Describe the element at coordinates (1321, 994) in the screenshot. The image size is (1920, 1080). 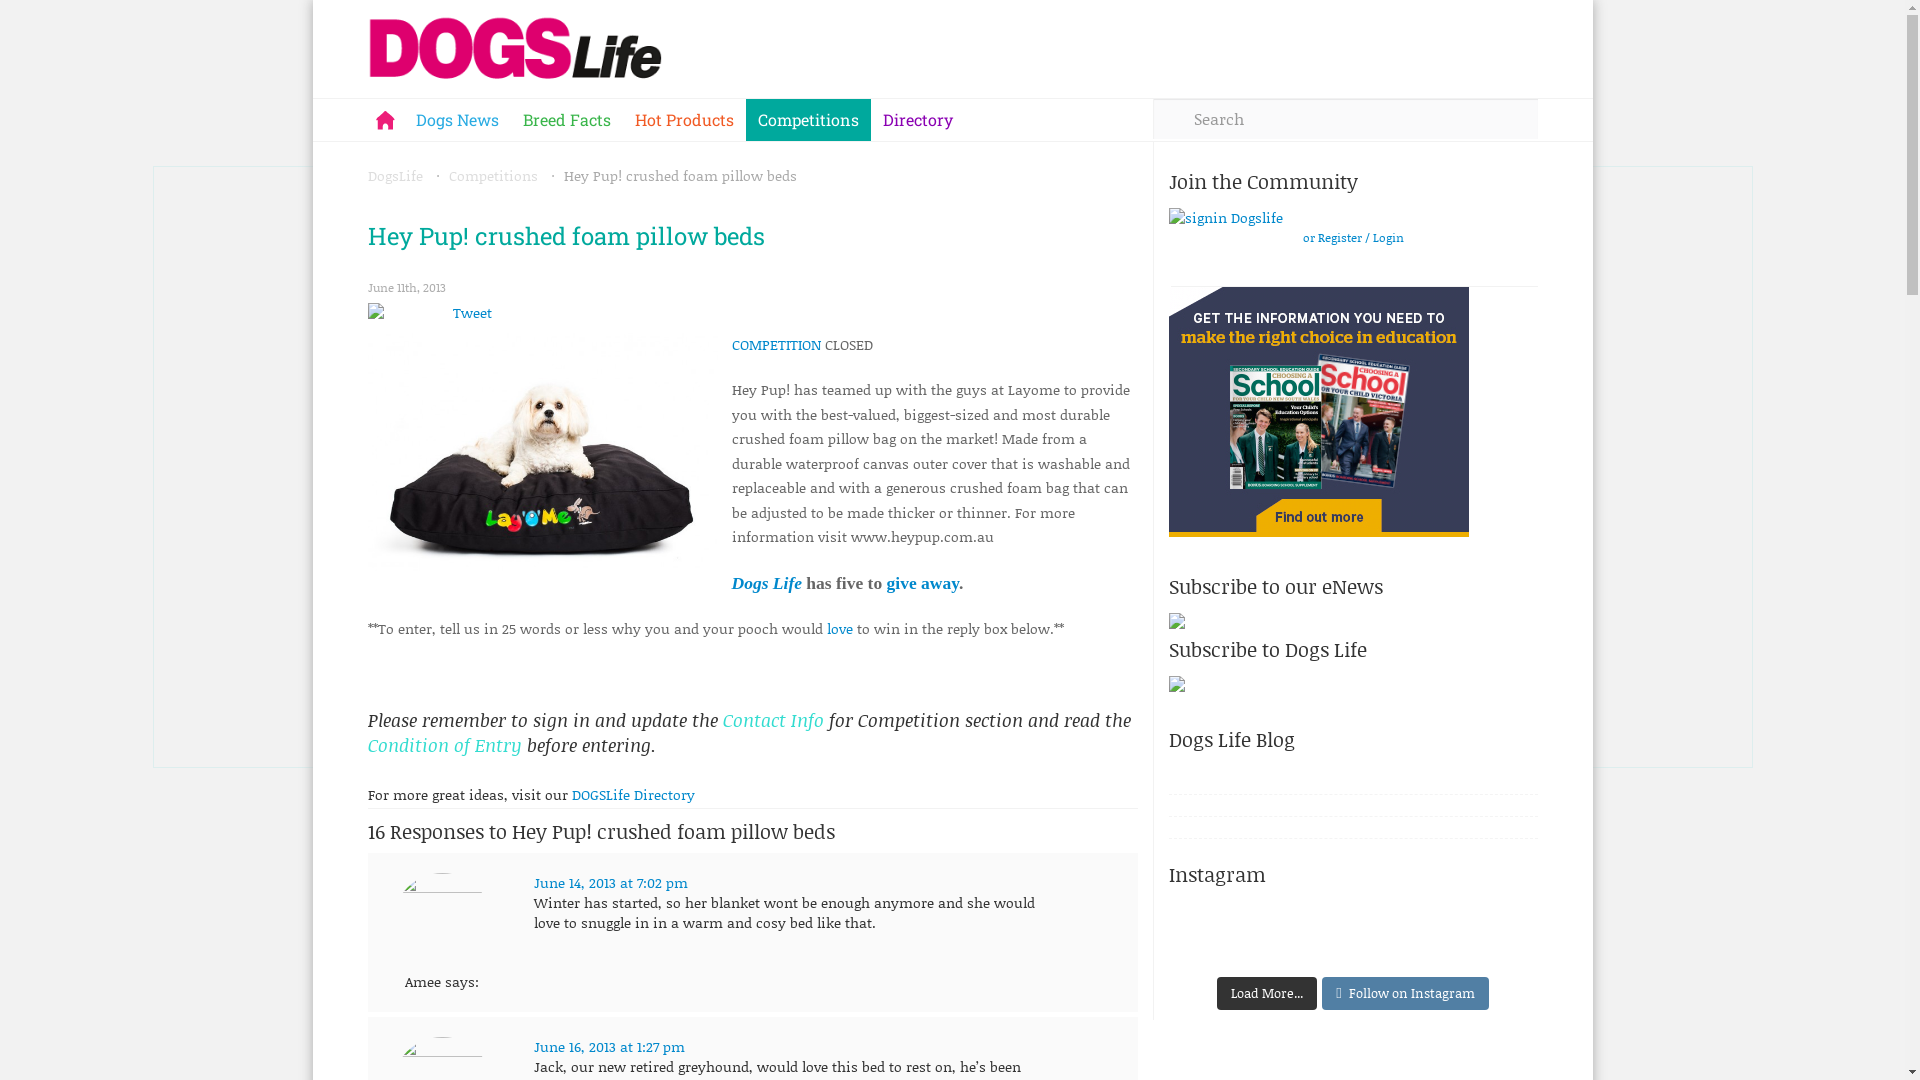
I see `'Follow on Instagram'` at that location.